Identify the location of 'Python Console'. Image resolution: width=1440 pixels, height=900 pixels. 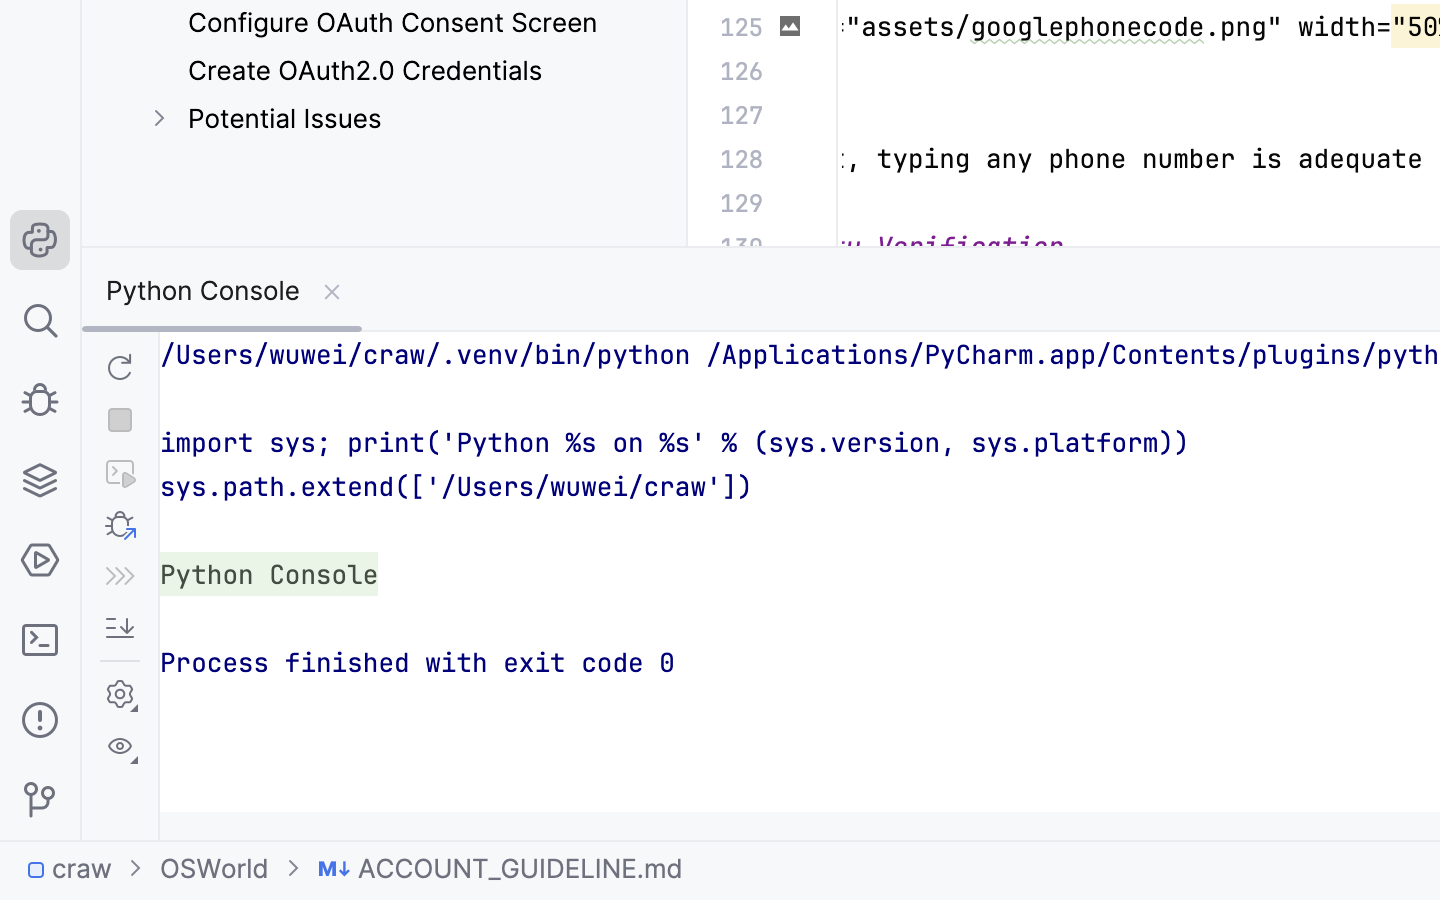
(222, 288).